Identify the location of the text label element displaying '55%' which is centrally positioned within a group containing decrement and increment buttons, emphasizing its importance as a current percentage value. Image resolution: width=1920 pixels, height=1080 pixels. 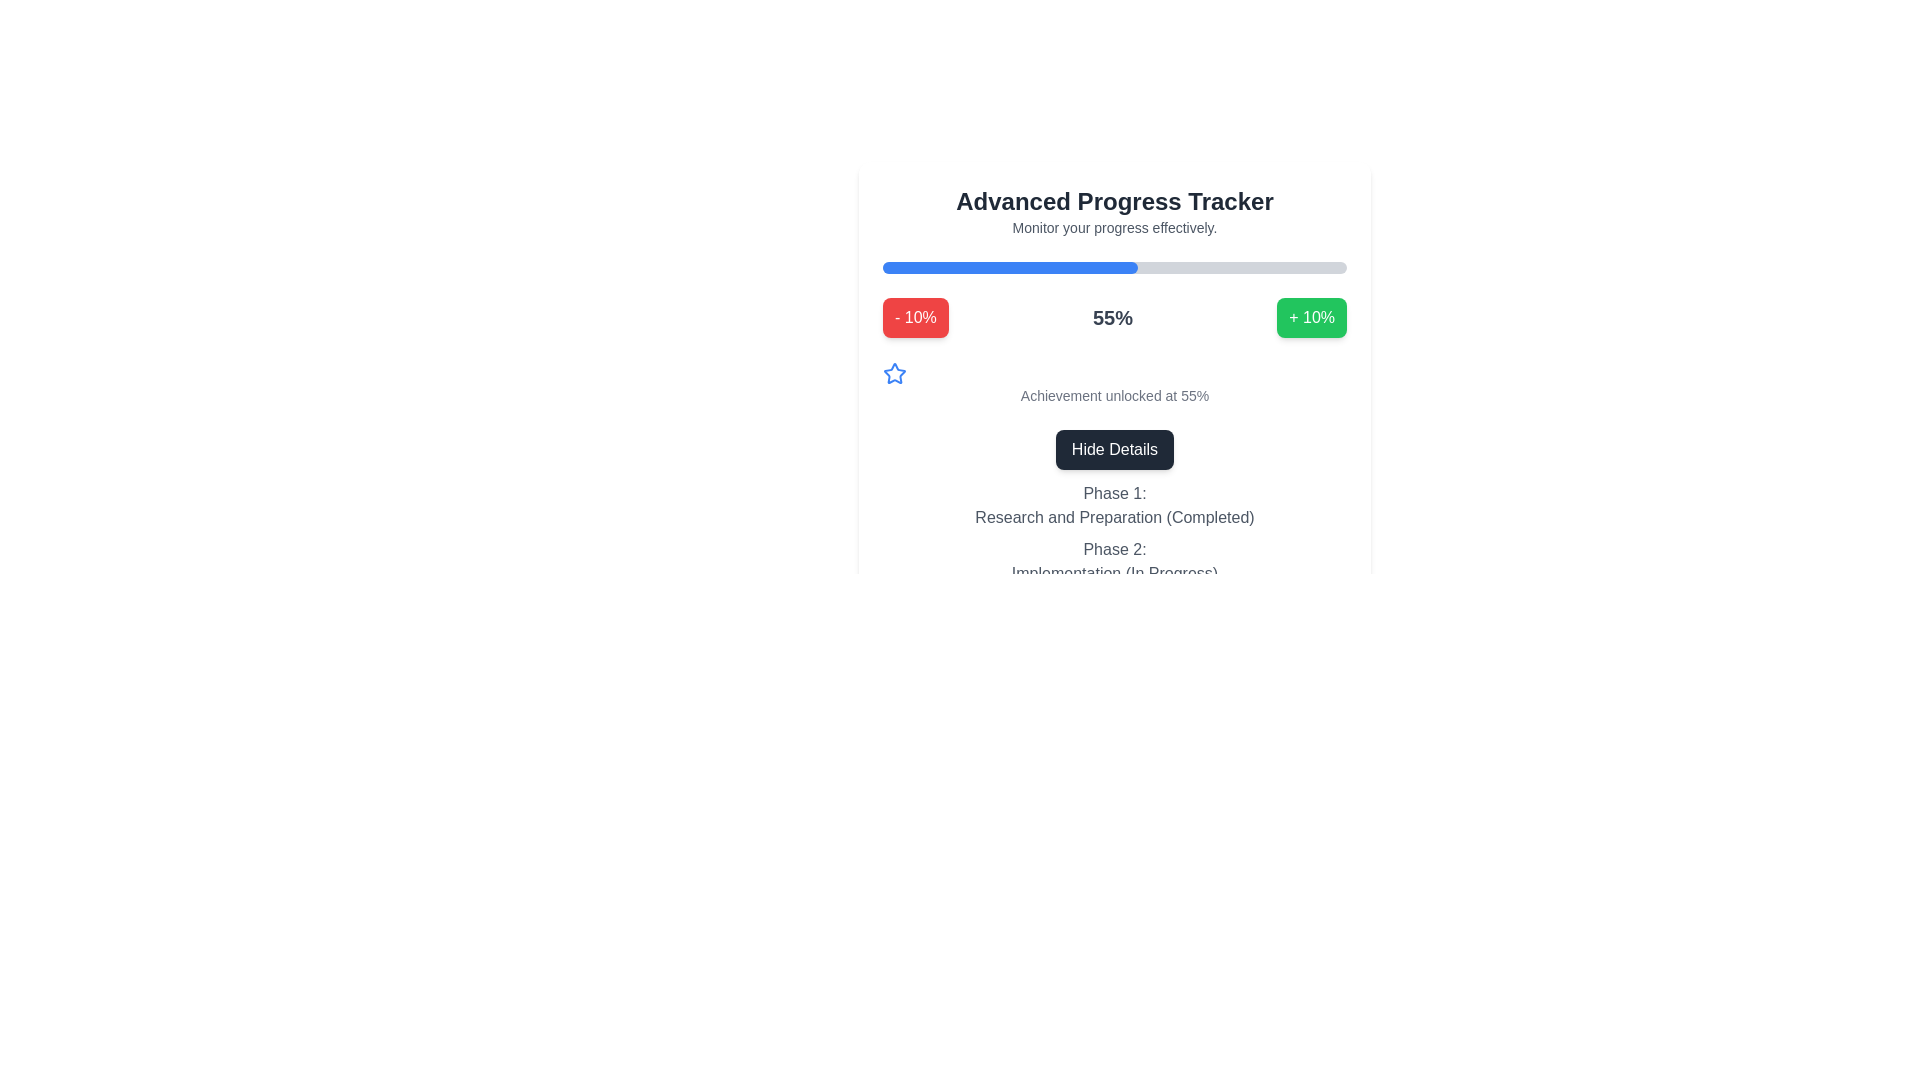
(1112, 316).